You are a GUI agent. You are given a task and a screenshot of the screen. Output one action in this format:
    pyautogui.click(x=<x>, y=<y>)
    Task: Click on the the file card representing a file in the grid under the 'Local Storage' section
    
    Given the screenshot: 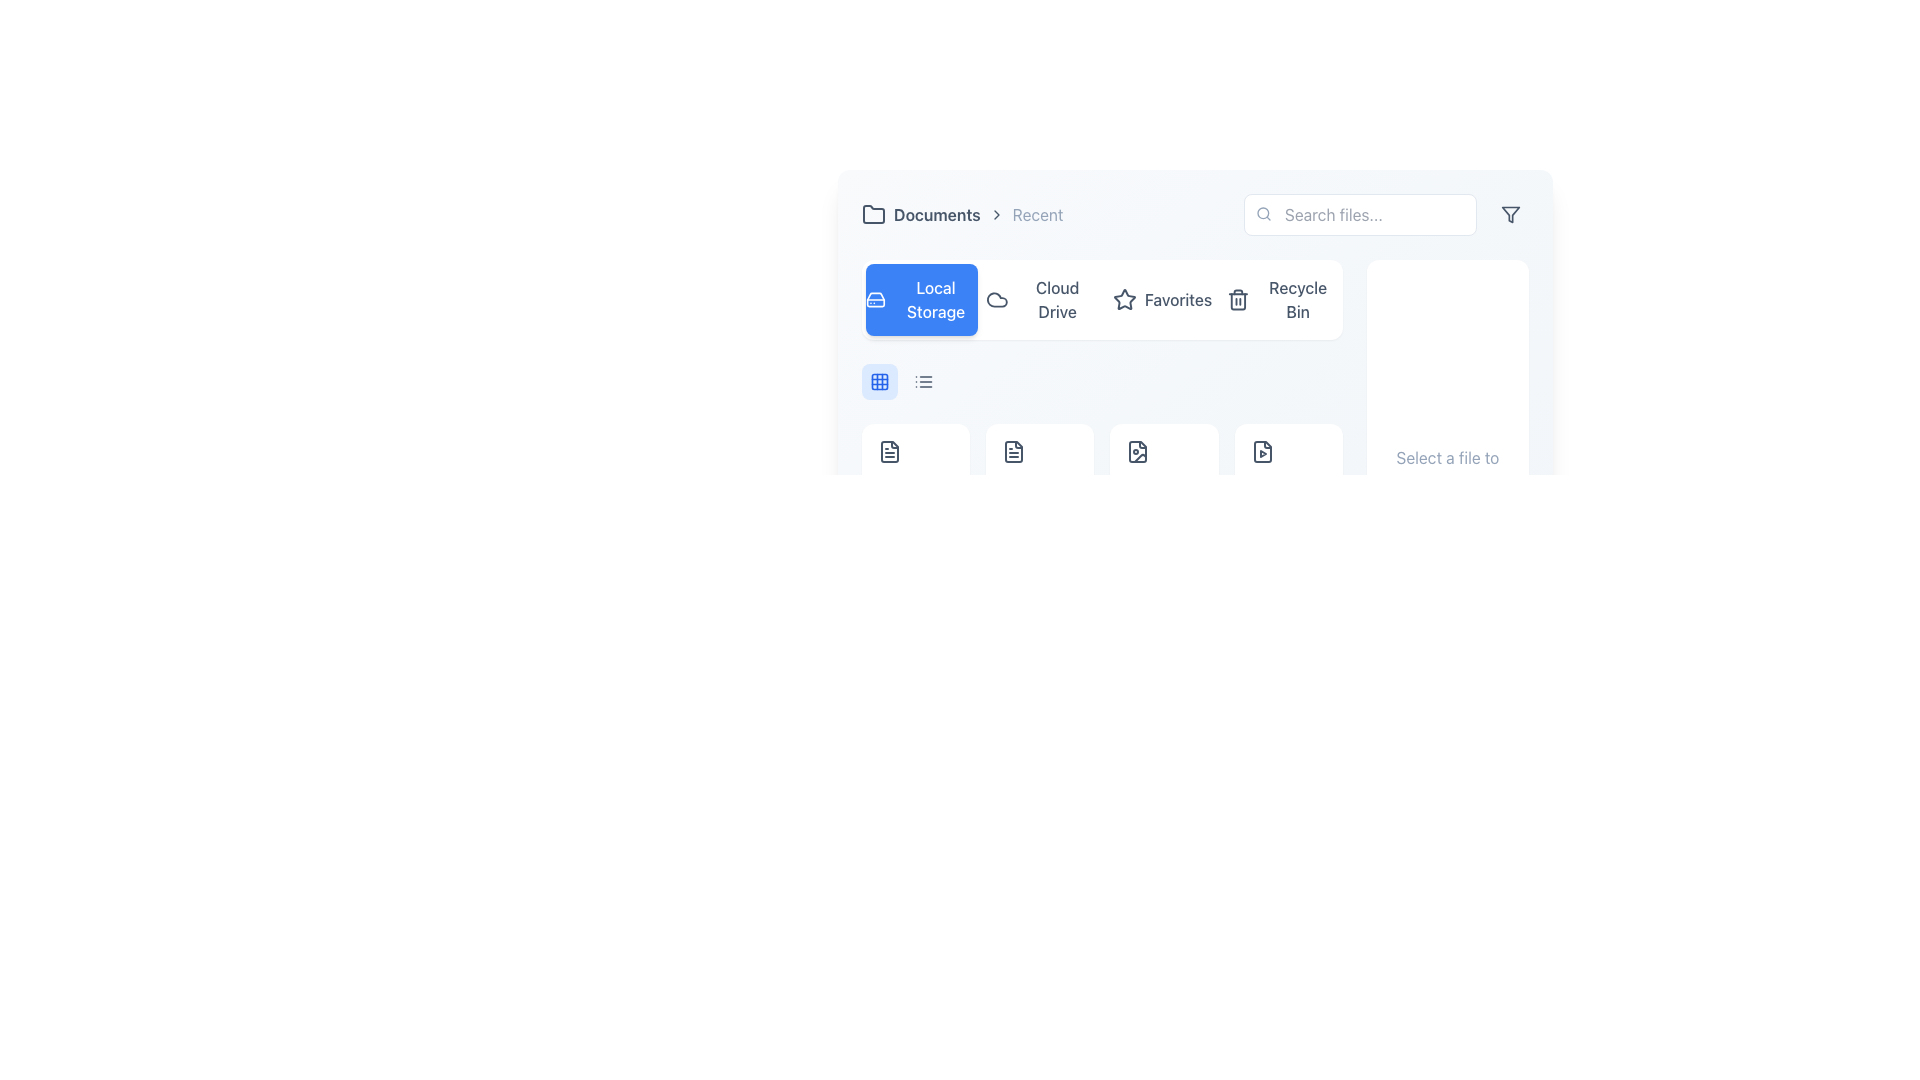 What is the action you would take?
    pyautogui.click(x=1040, y=483)
    